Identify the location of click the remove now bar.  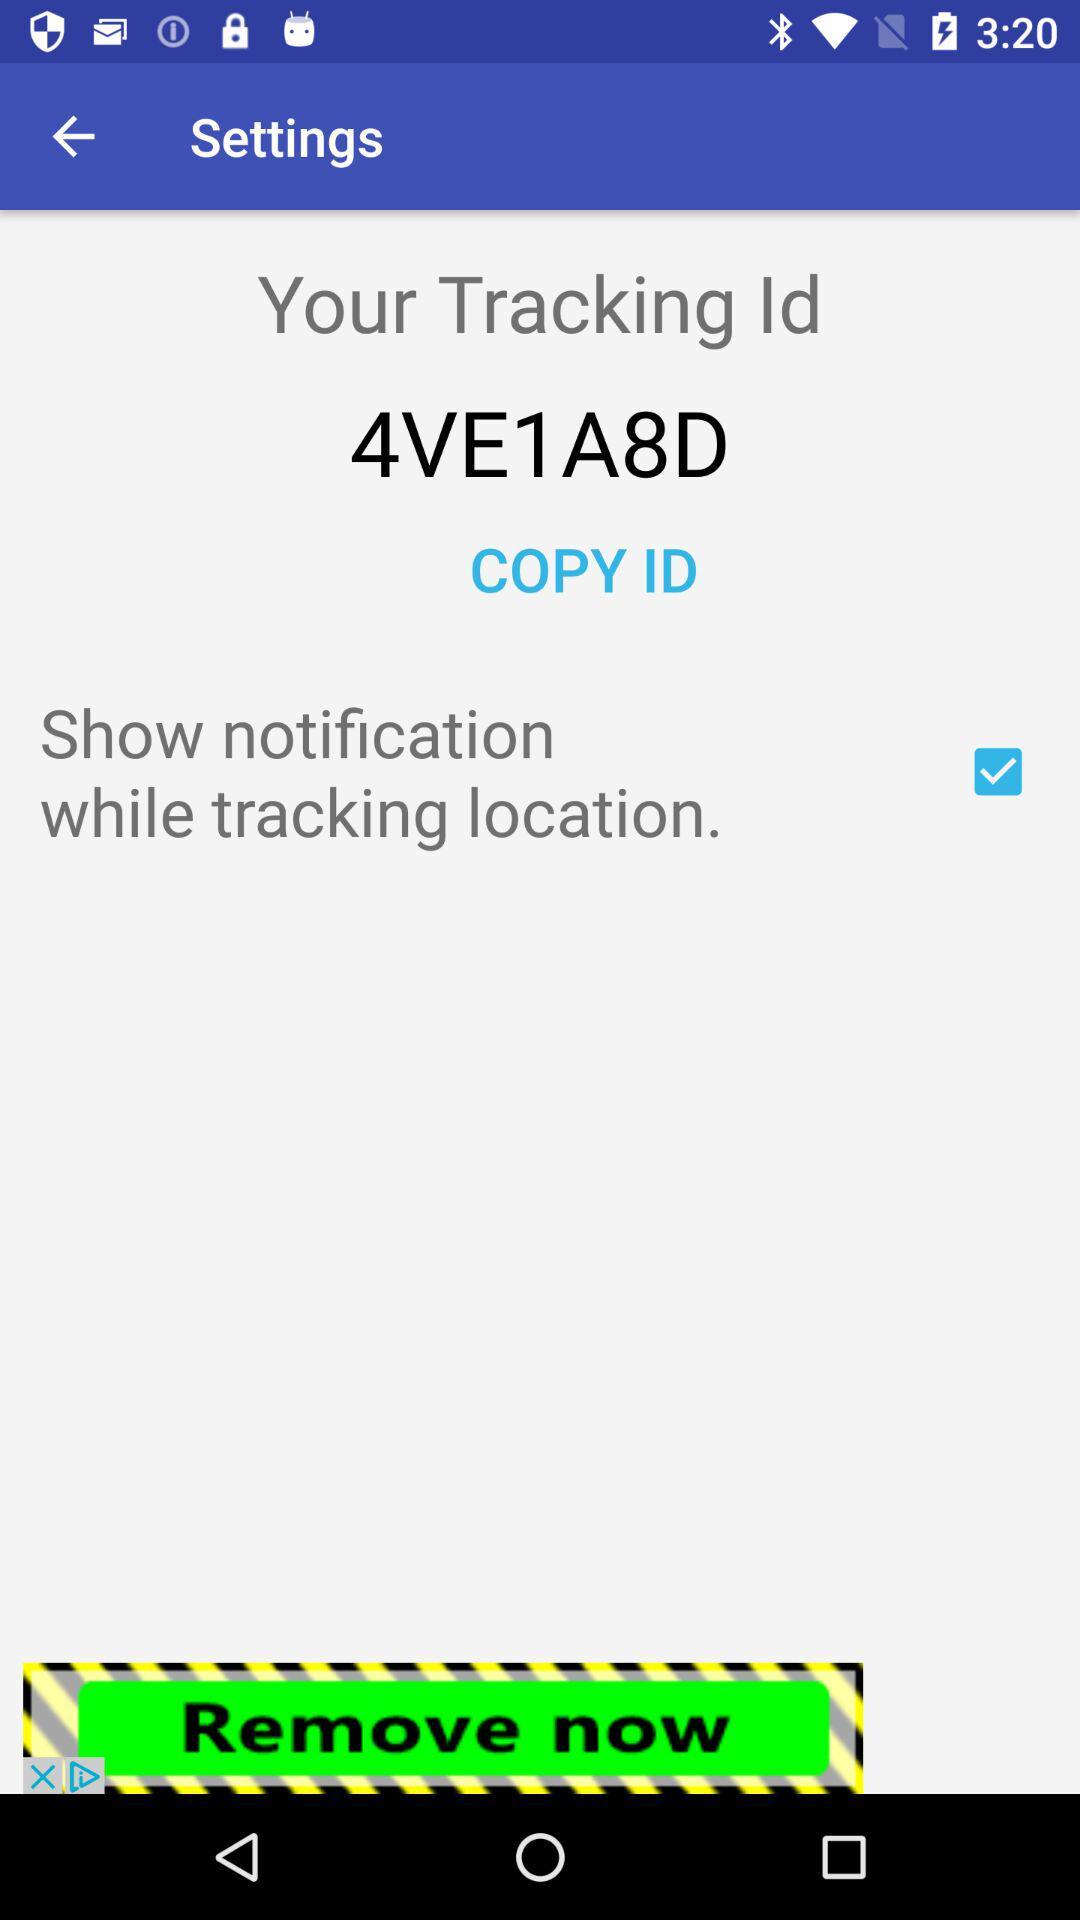
(442, 1727).